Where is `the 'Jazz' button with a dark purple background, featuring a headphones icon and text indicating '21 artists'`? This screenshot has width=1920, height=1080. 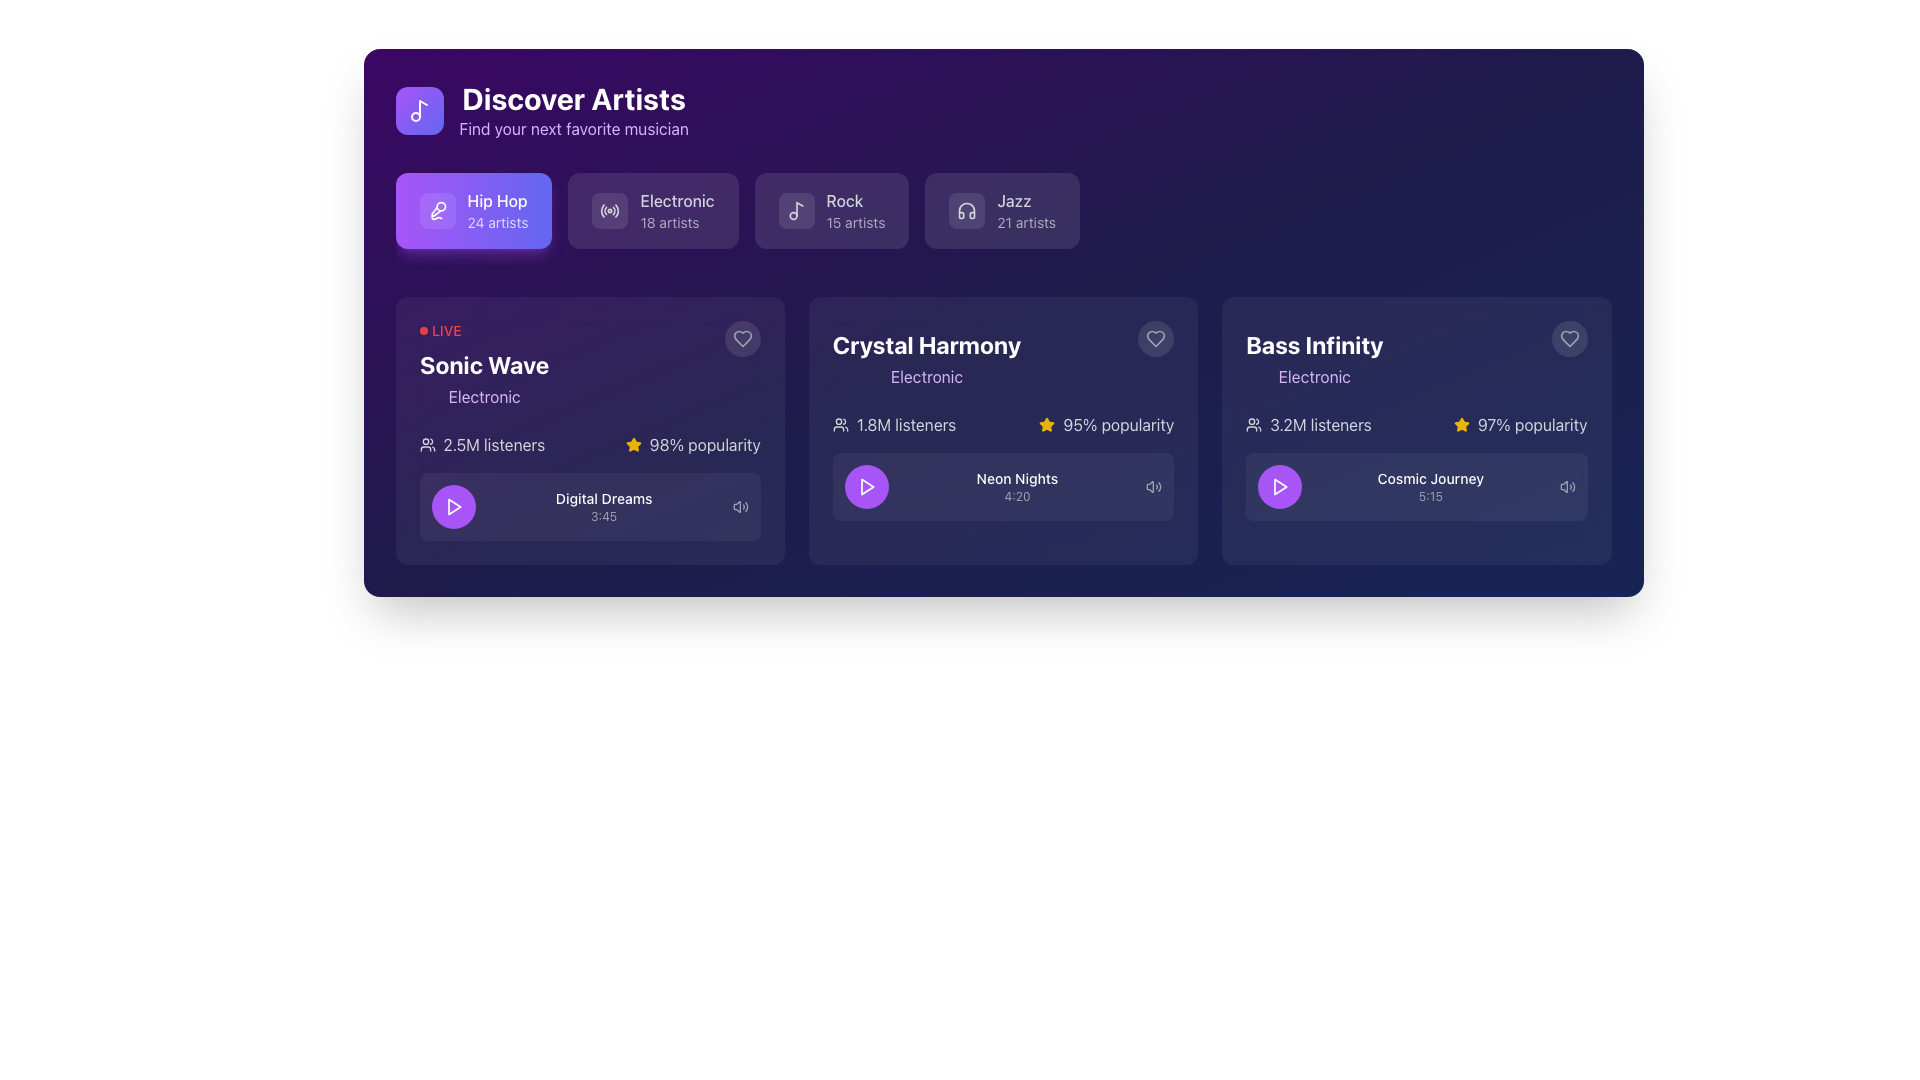 the 'Jazz' button with a dark purple background, featuring a headphones icon and text indicating '21 artists' is located at coordinates (1002, 211).